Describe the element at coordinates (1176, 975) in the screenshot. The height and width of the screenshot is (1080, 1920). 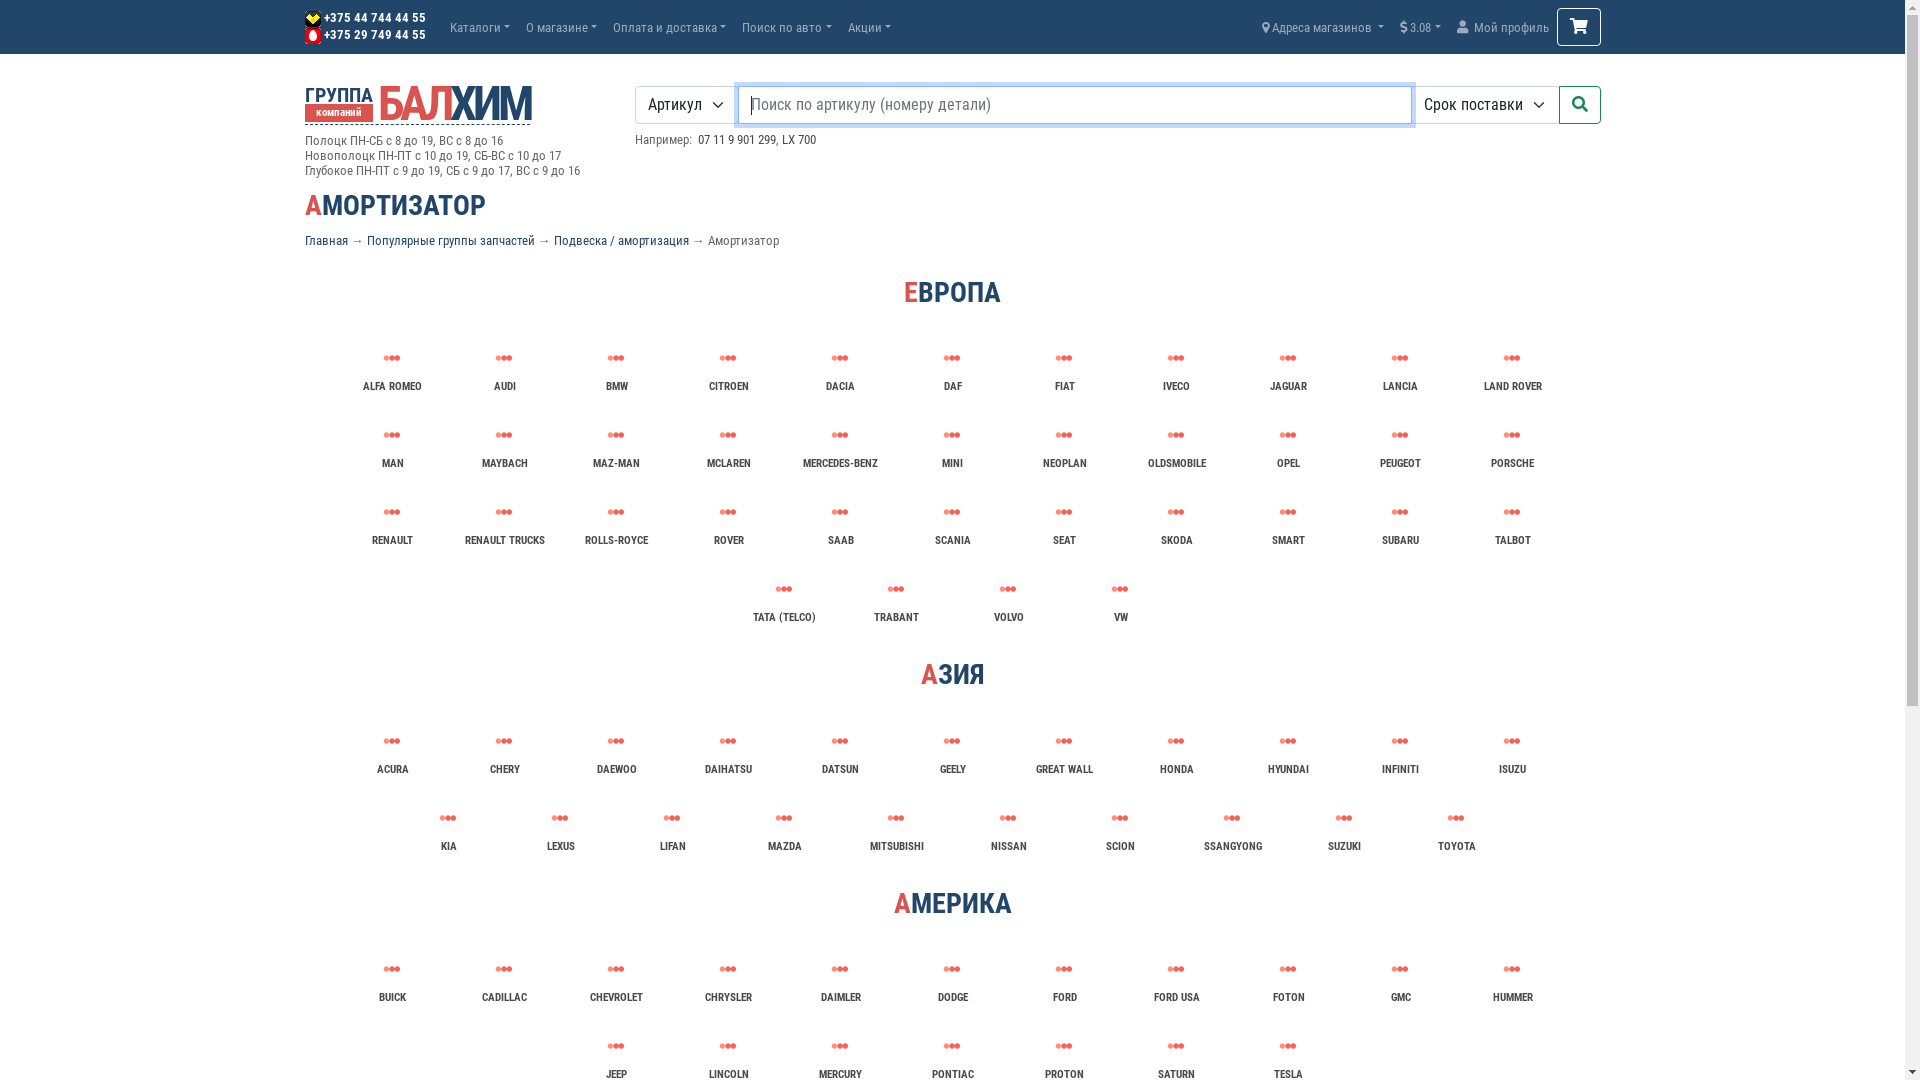
I see `'FORD USA'` at that location.